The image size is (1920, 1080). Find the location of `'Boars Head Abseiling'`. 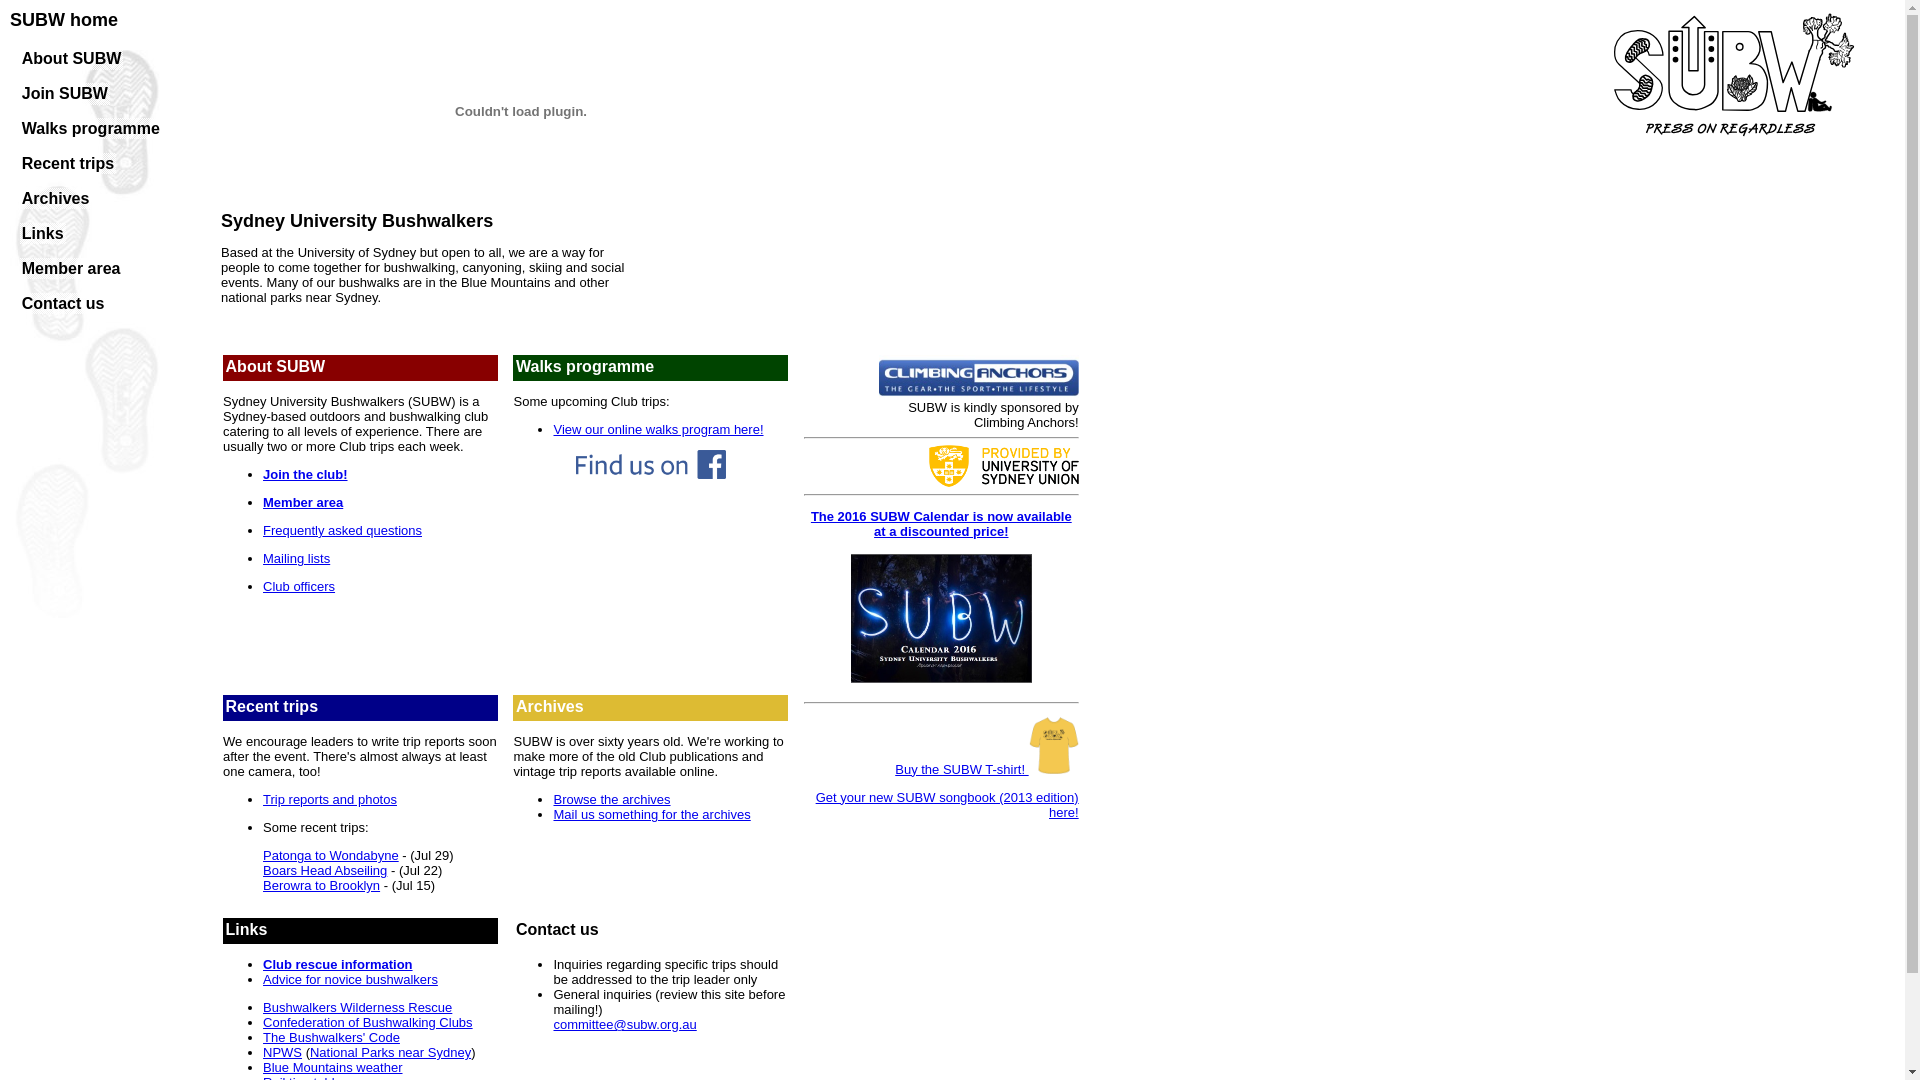

'Boars Head Abseiling' is located at coordinates (325, 869).